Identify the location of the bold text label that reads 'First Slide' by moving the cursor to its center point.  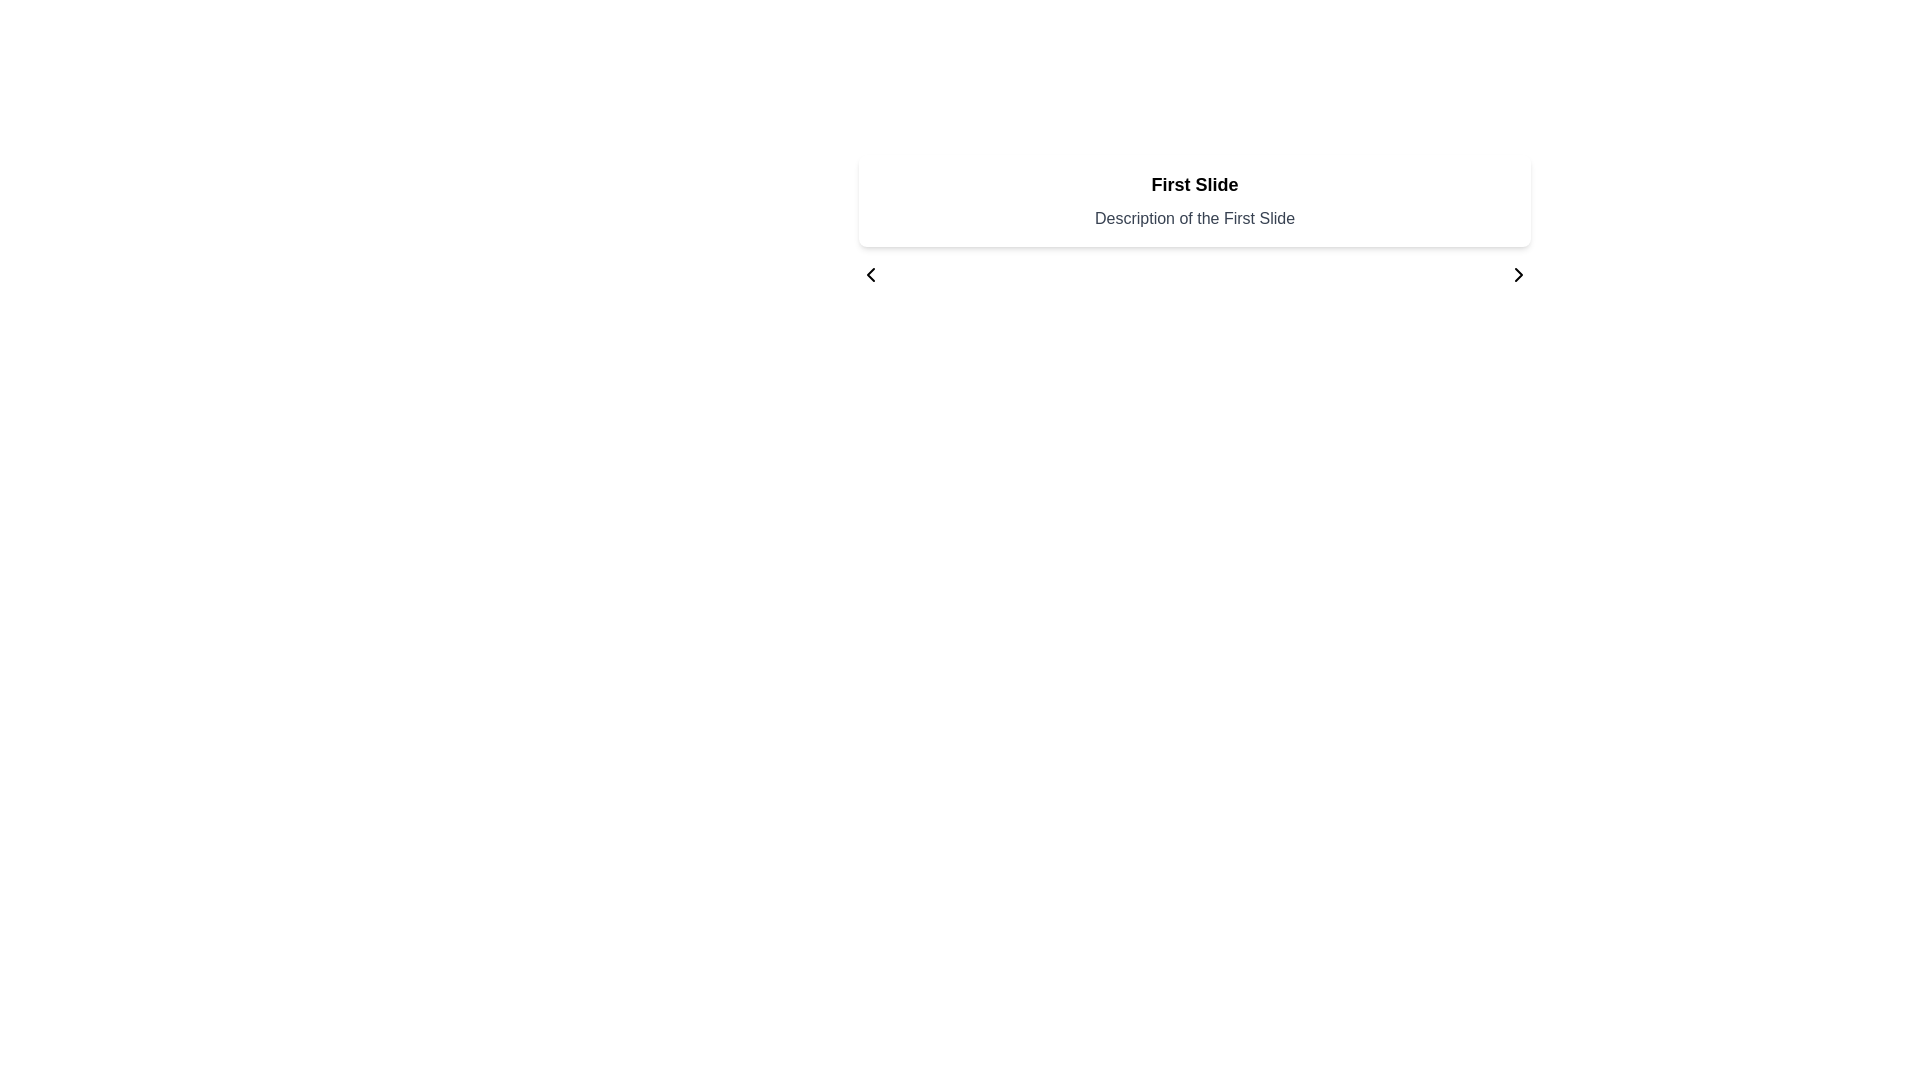
(1195, 185).